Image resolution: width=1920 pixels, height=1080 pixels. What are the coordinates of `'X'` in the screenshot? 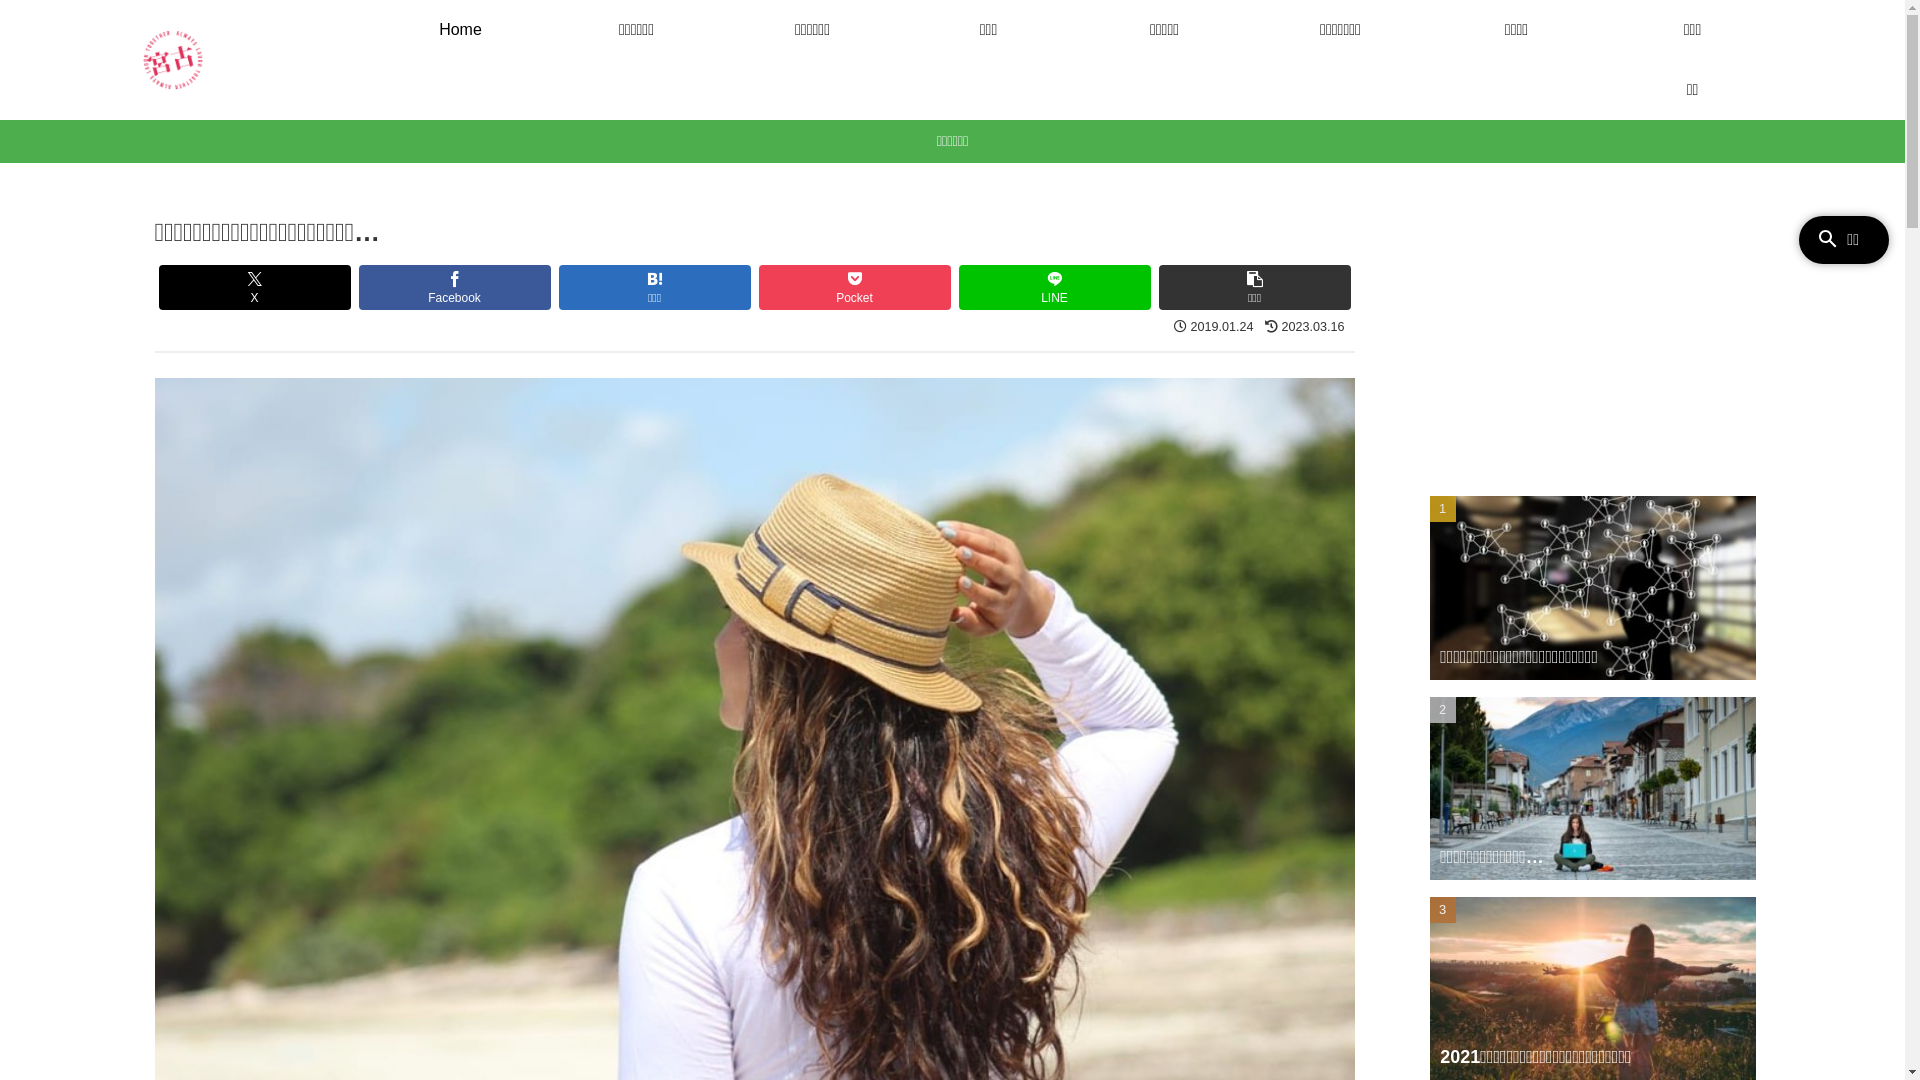 It's located at (253, 287).